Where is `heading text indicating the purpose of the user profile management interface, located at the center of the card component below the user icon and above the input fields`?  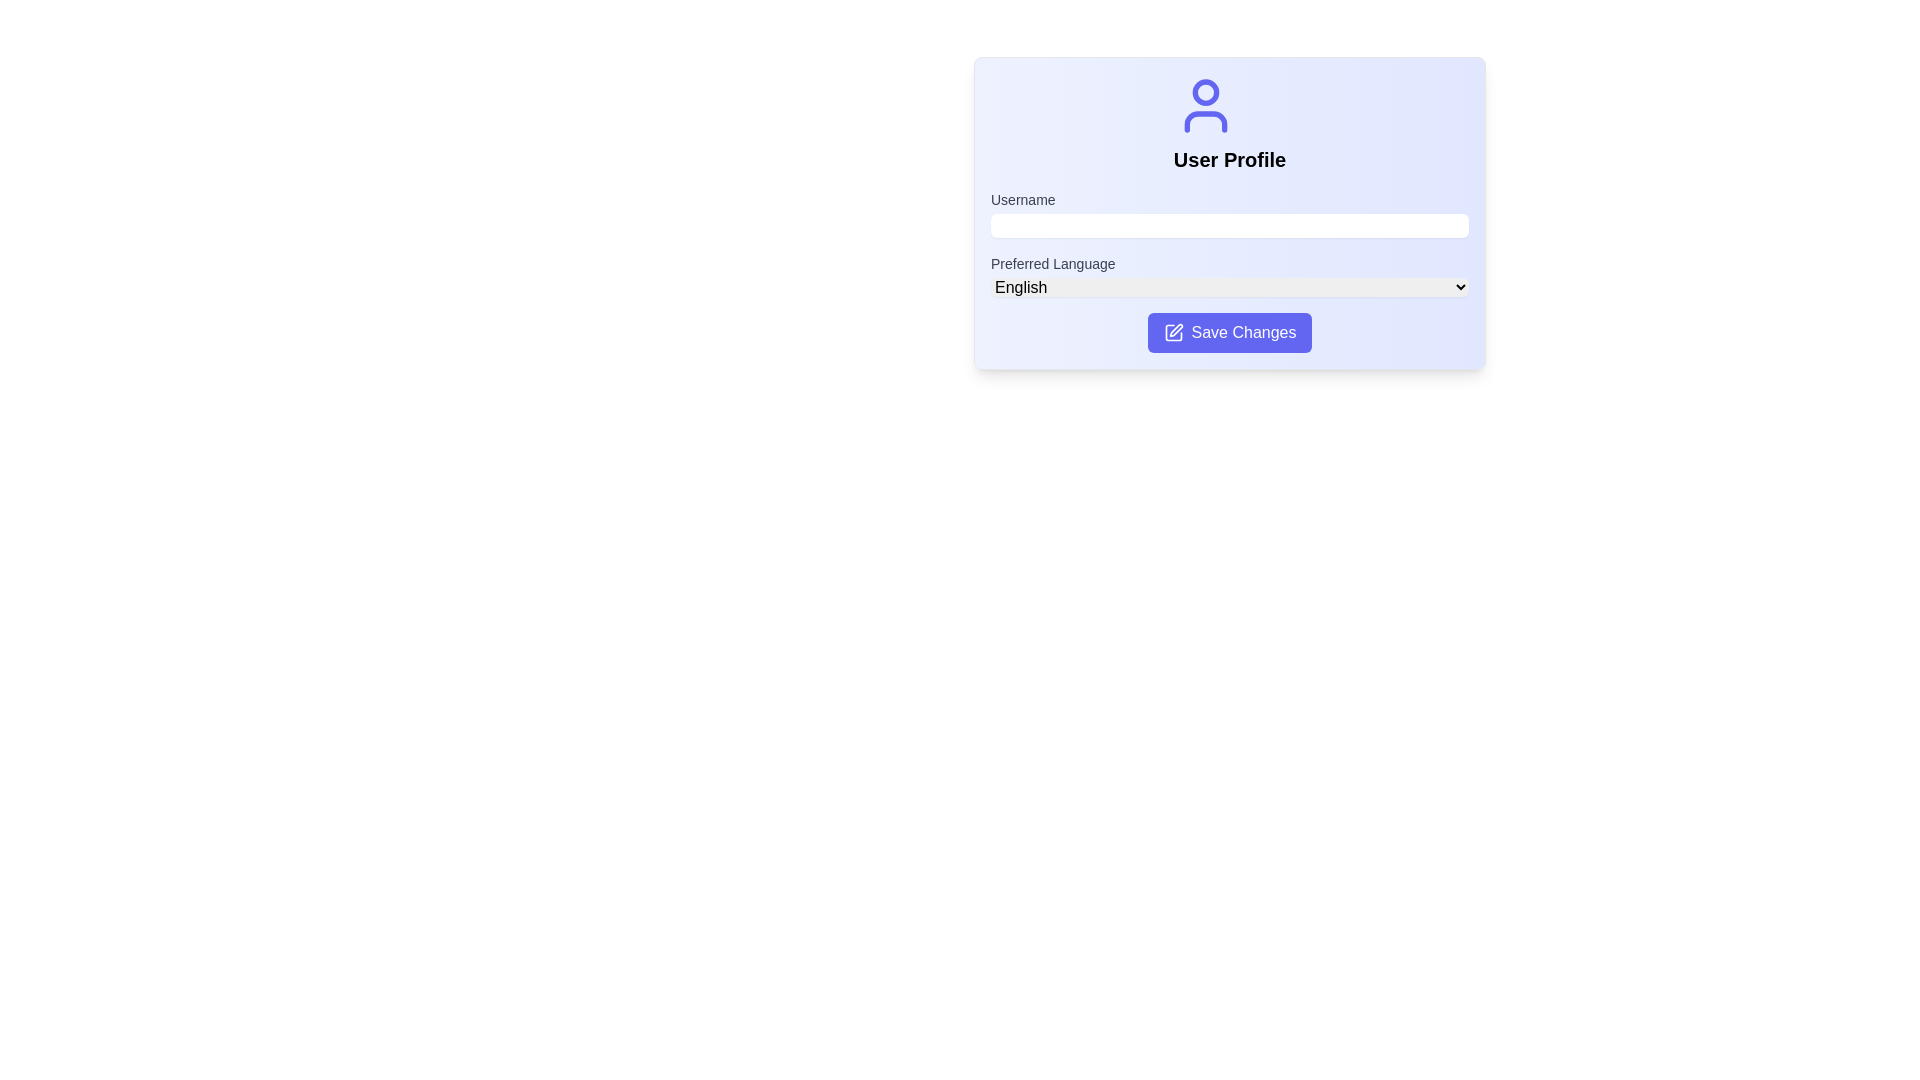 heading text indicating the purpose of the user profile management interface, located at the center of the card component below the user icon and above the input fields is located at coordinates (1228, 158).